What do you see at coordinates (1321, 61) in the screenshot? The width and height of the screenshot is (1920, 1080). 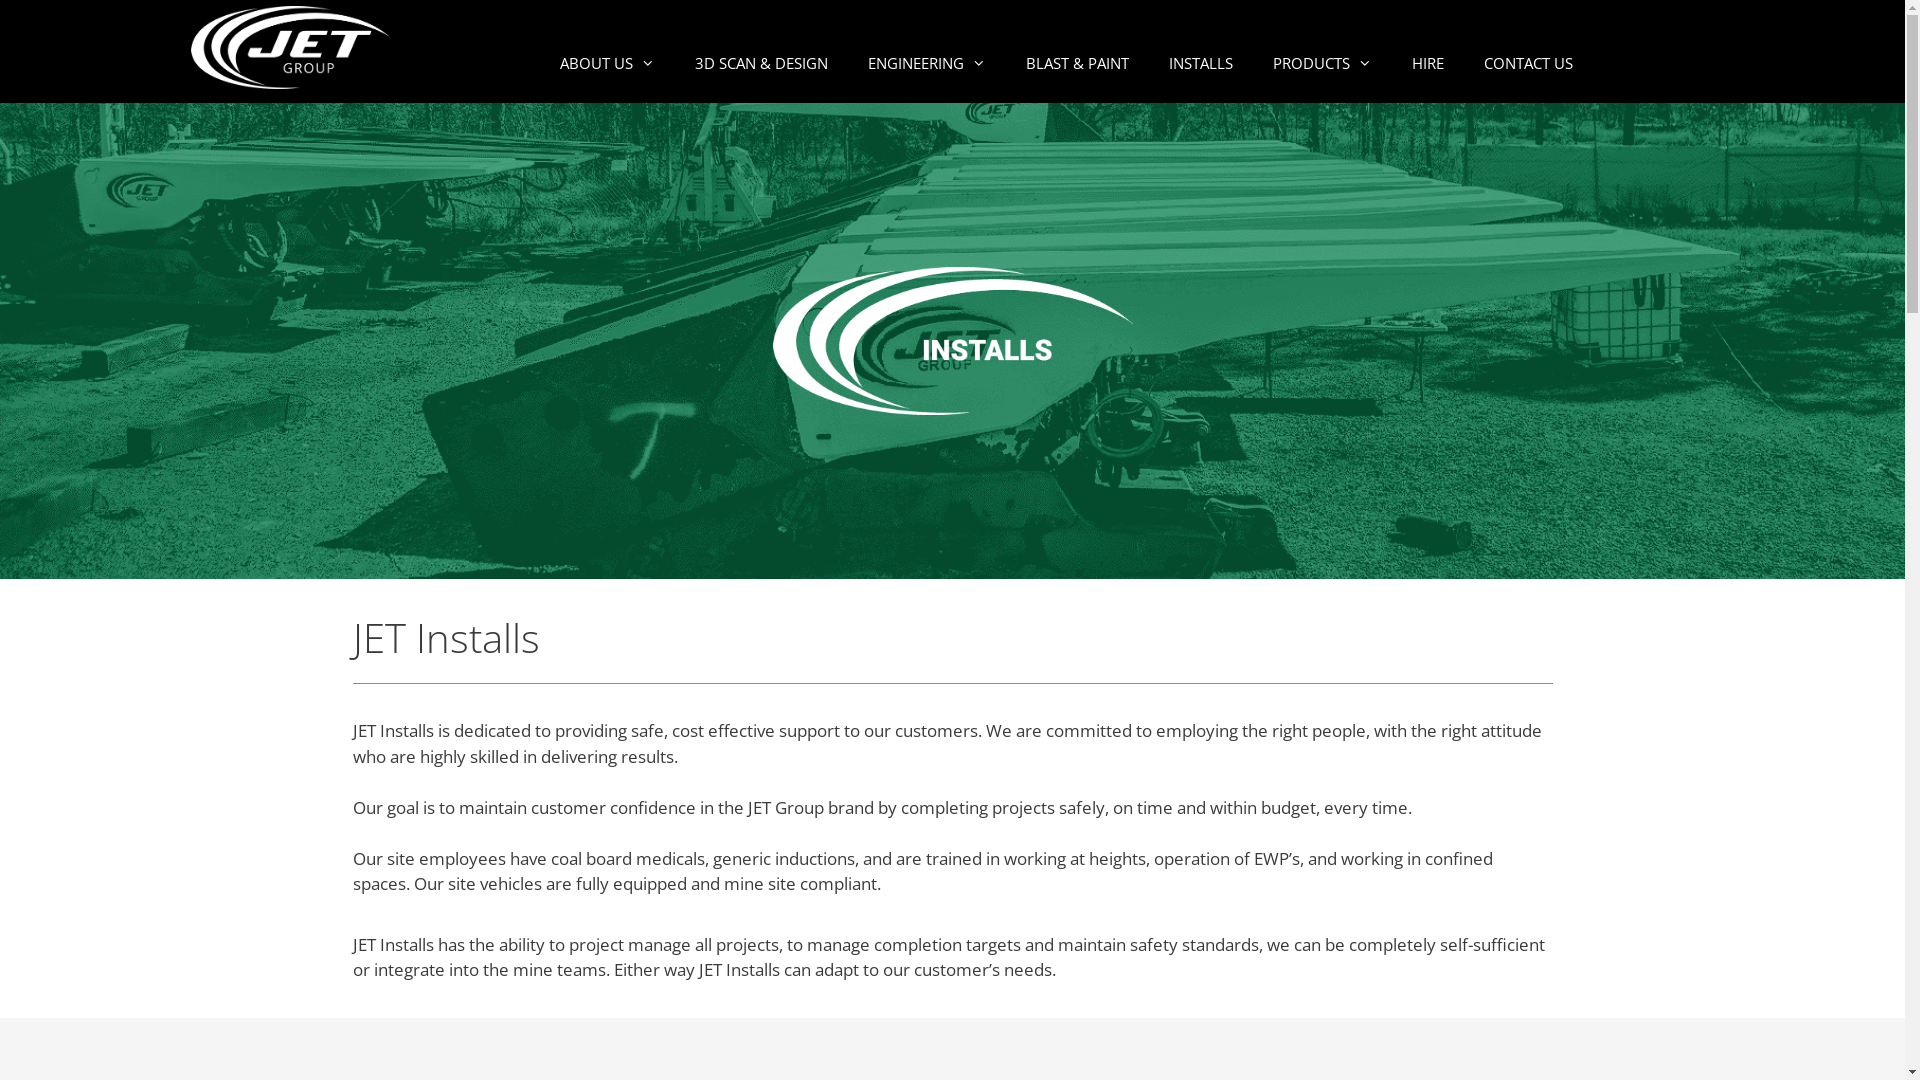 I see `'PRODUCTS'` at bounding box center [1321, 61].